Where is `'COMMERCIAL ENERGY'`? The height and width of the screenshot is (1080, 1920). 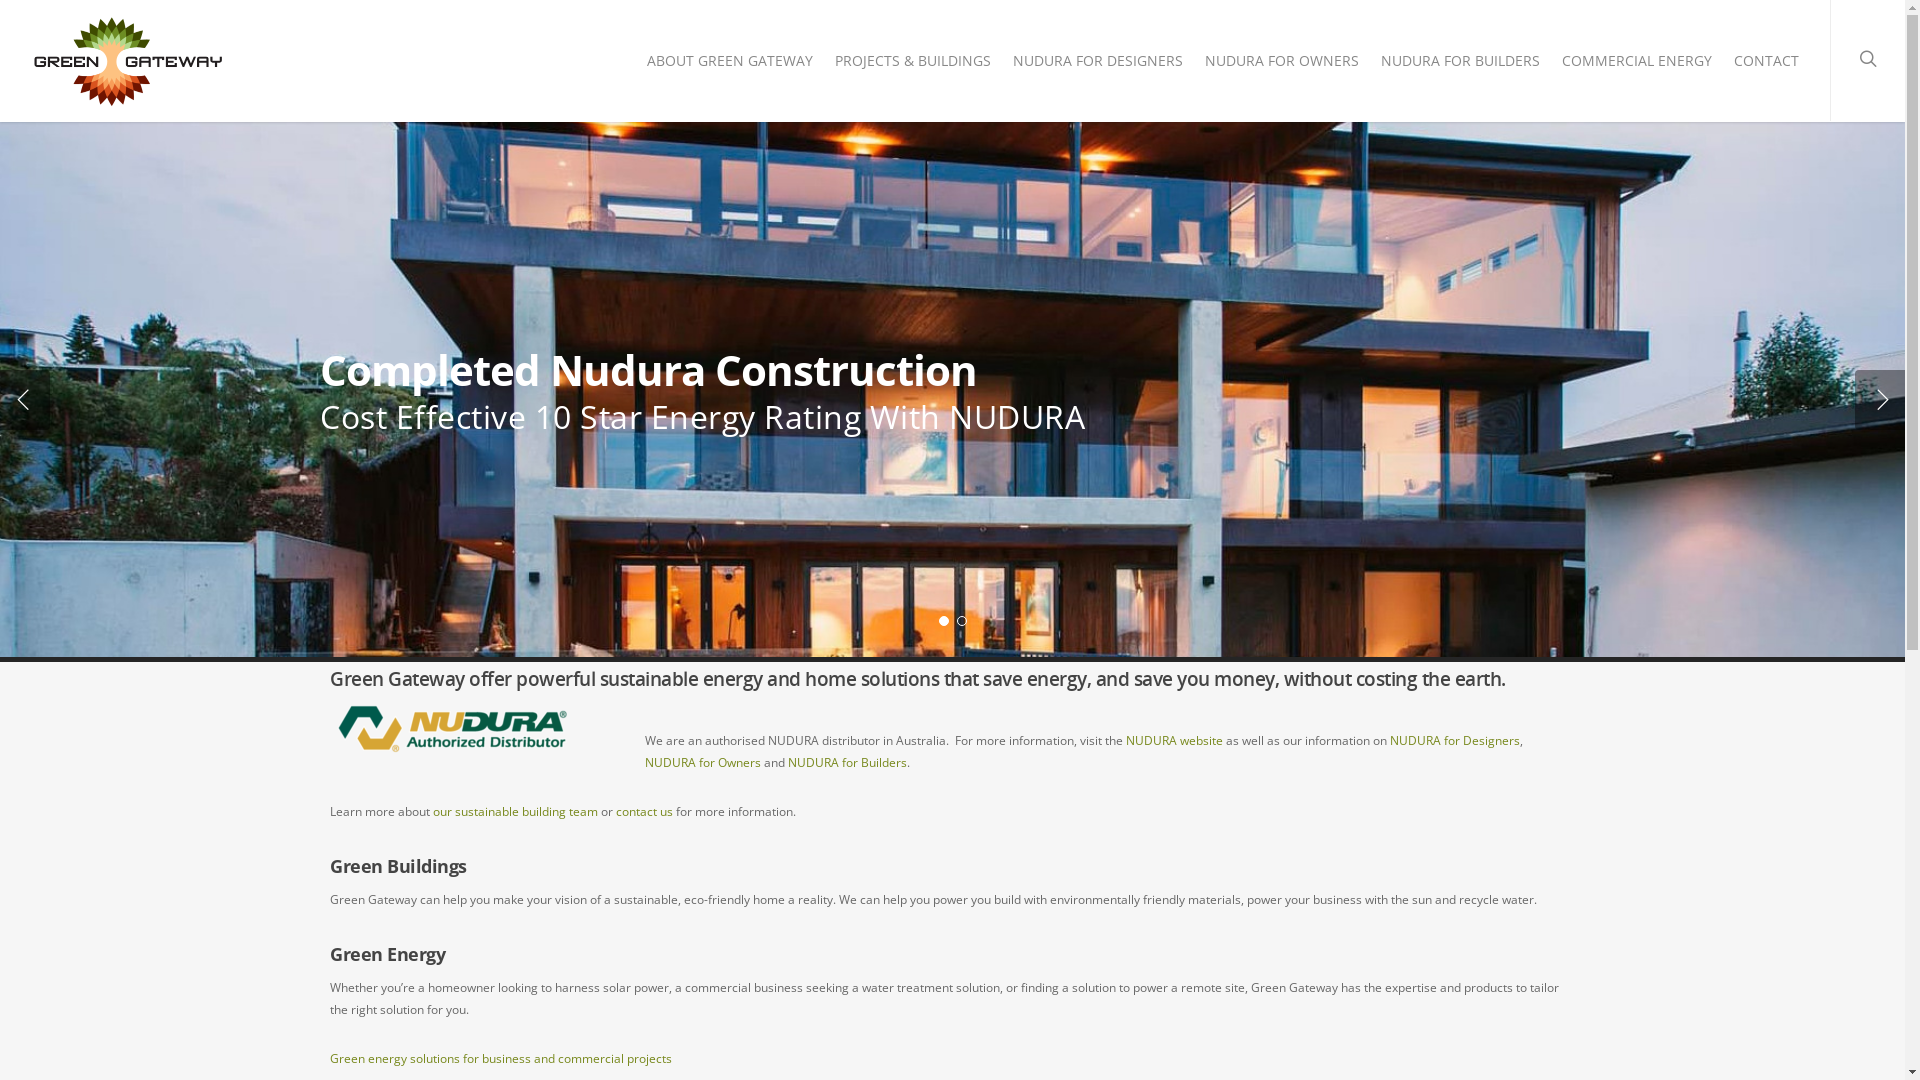
'COMMERCIAL ENERGY' is located at coordinates (1636, 64).